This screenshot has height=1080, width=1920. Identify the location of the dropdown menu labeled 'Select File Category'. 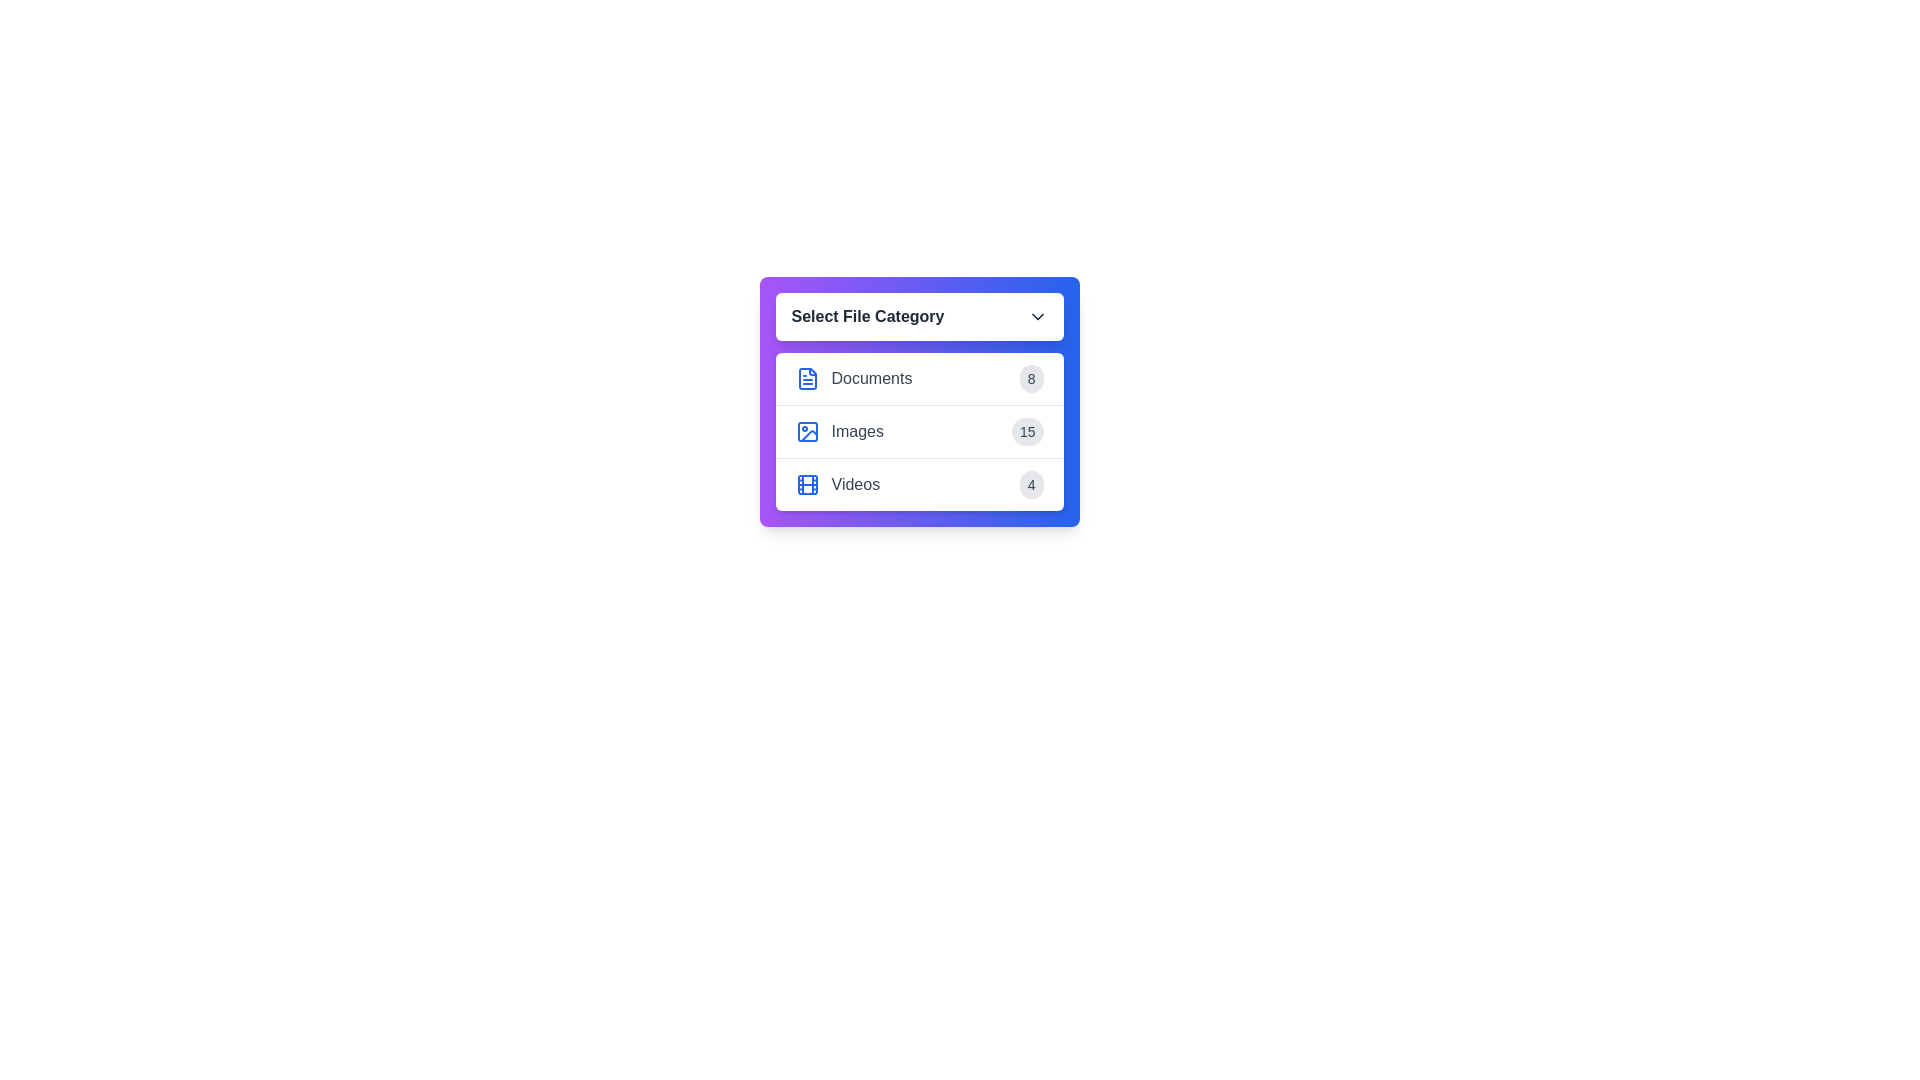
(918, 401).